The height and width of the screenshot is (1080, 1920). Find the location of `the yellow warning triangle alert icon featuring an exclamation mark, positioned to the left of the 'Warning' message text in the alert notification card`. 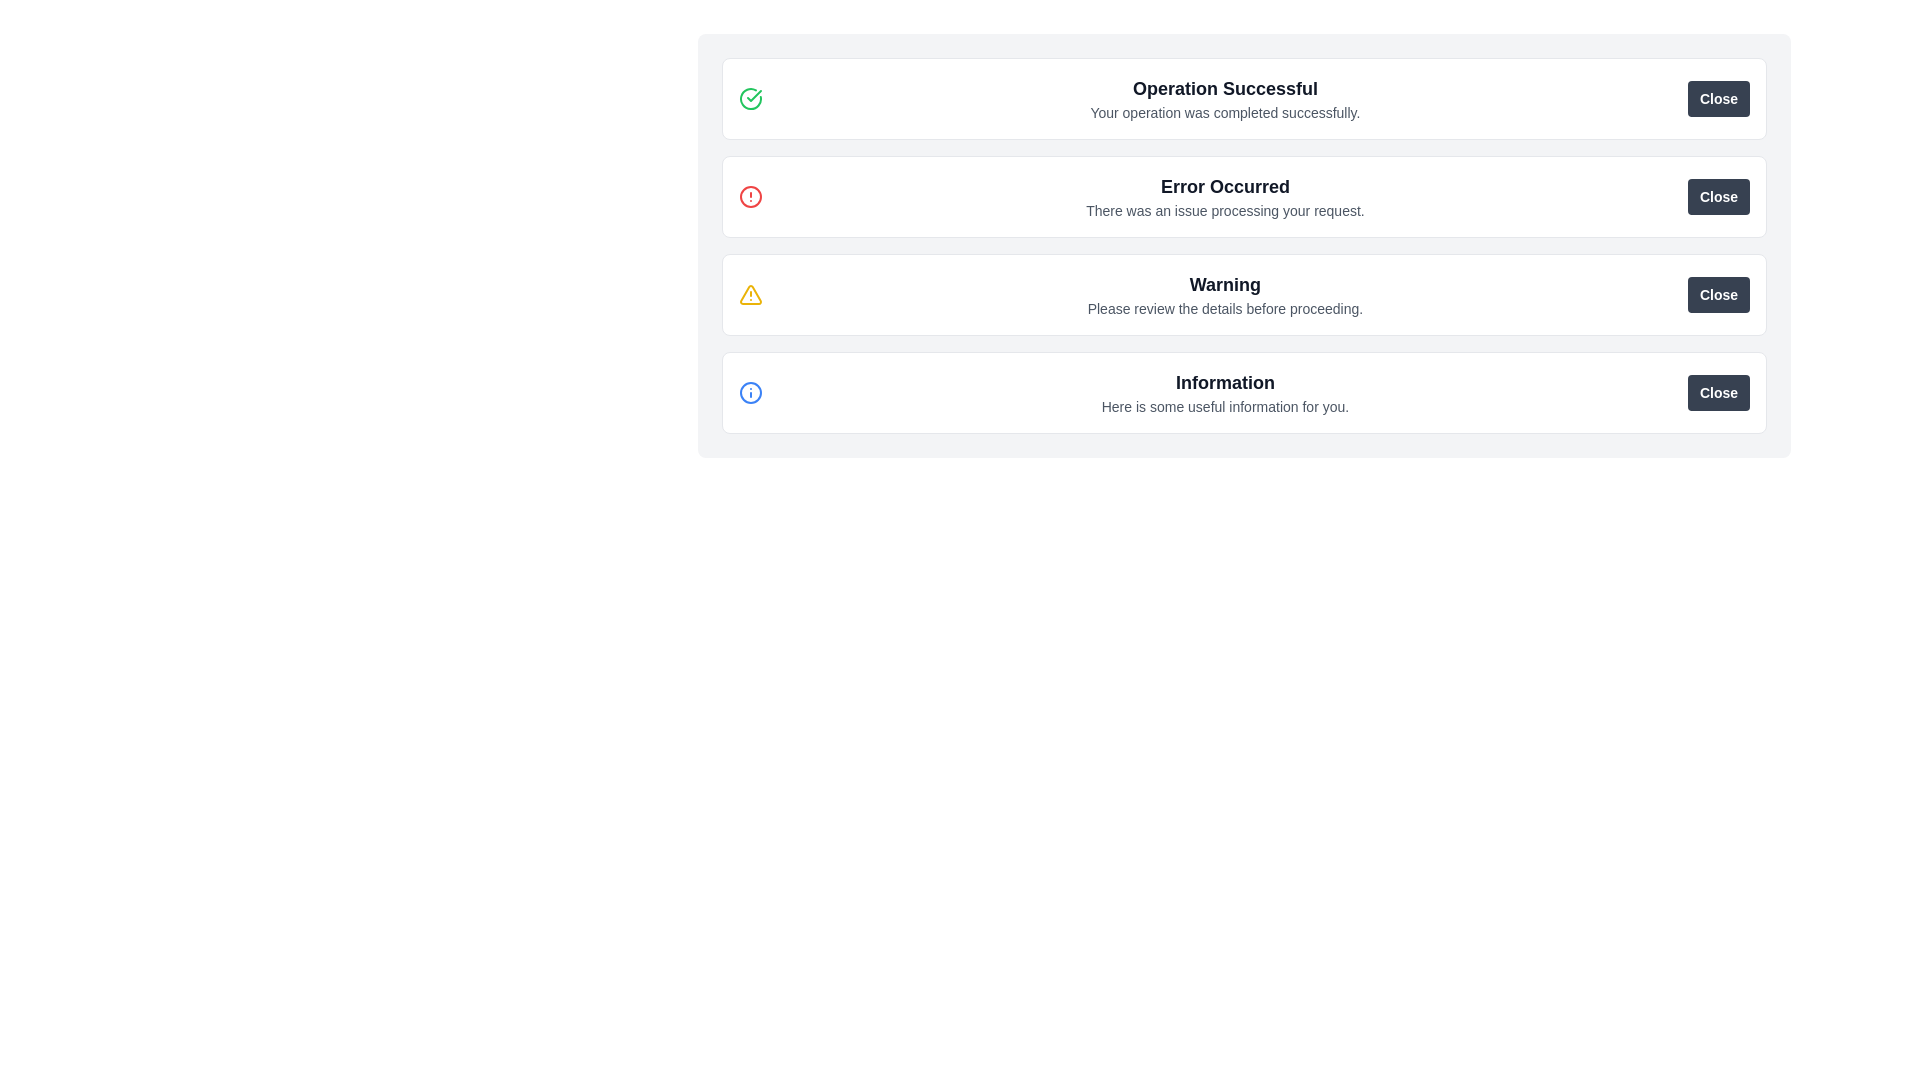

the yellow warning triangle alert icon featuring an exclamation mark, positioned to the left of the 'Warning' message text in the alert notification card is located at coordinates (749, 294).